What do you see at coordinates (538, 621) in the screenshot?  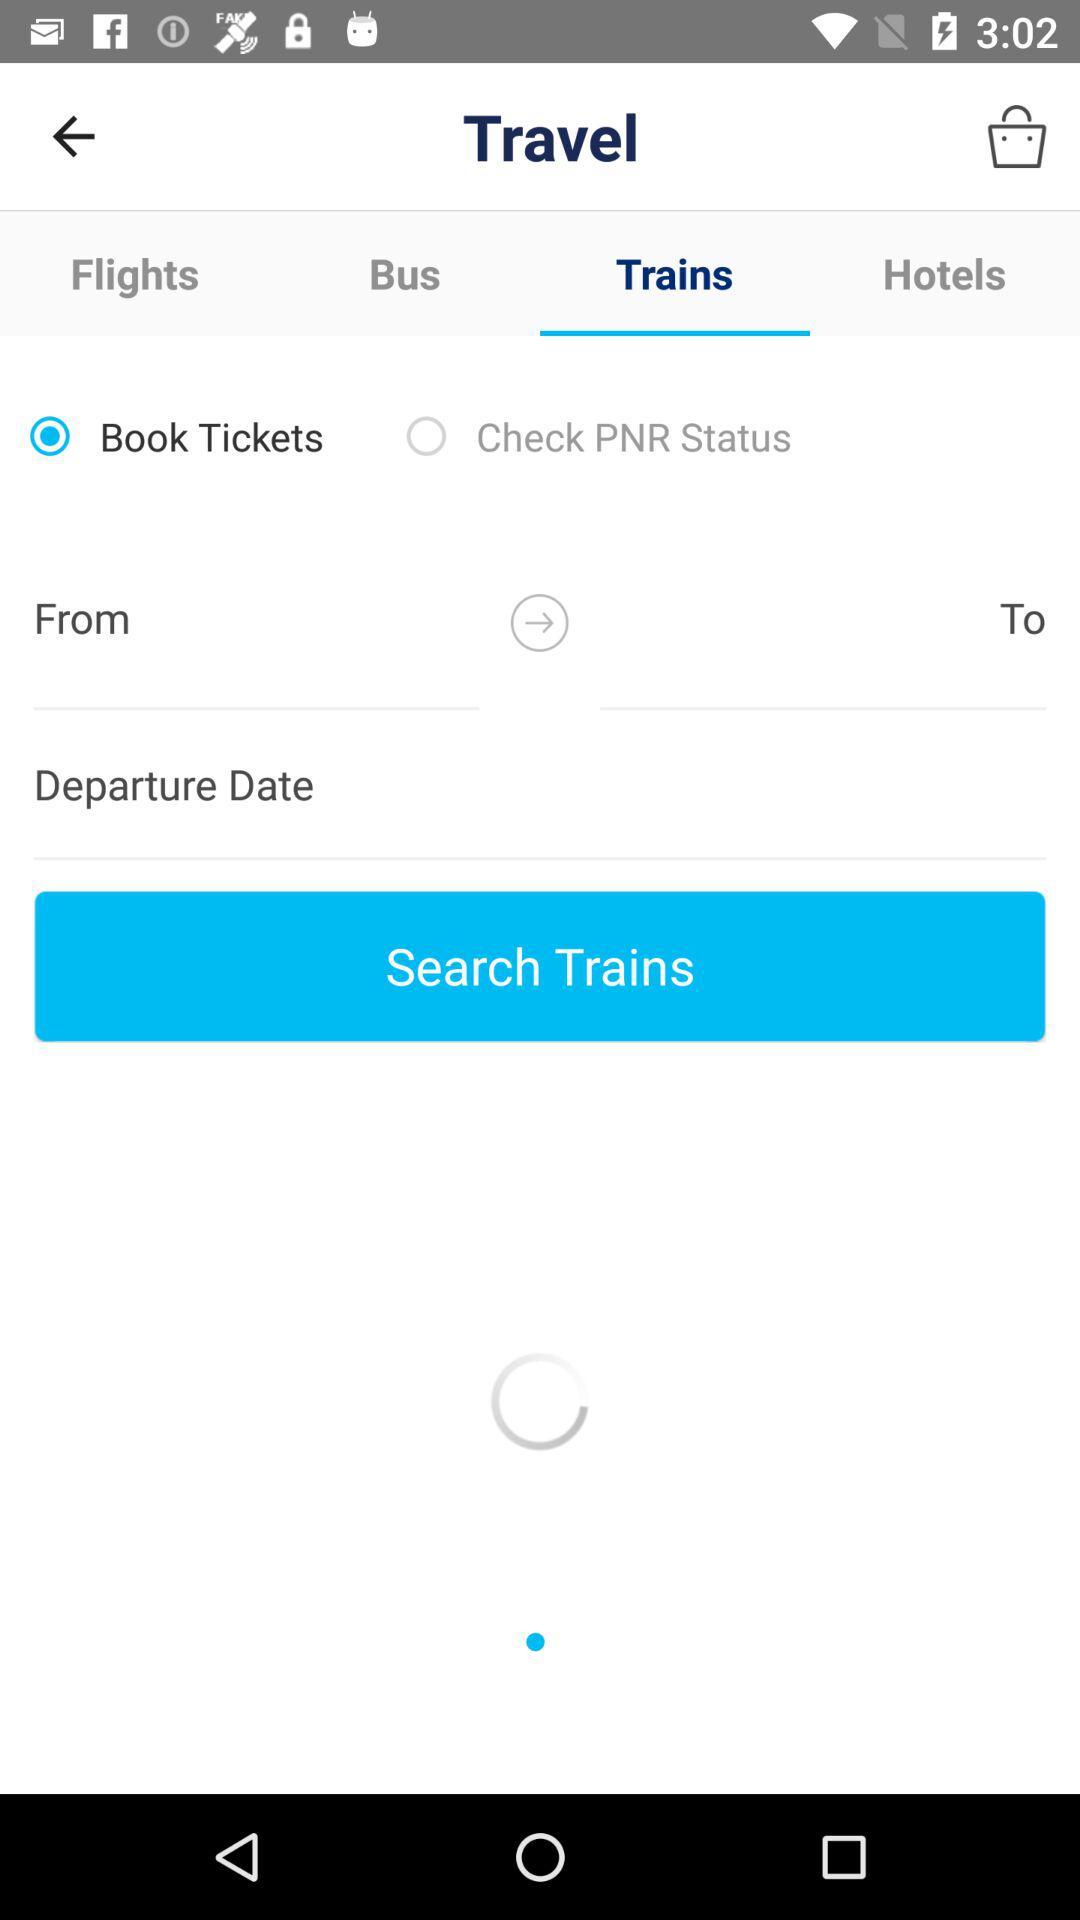 I see `the arrow_forward icon` at bounding box center [538, 621].